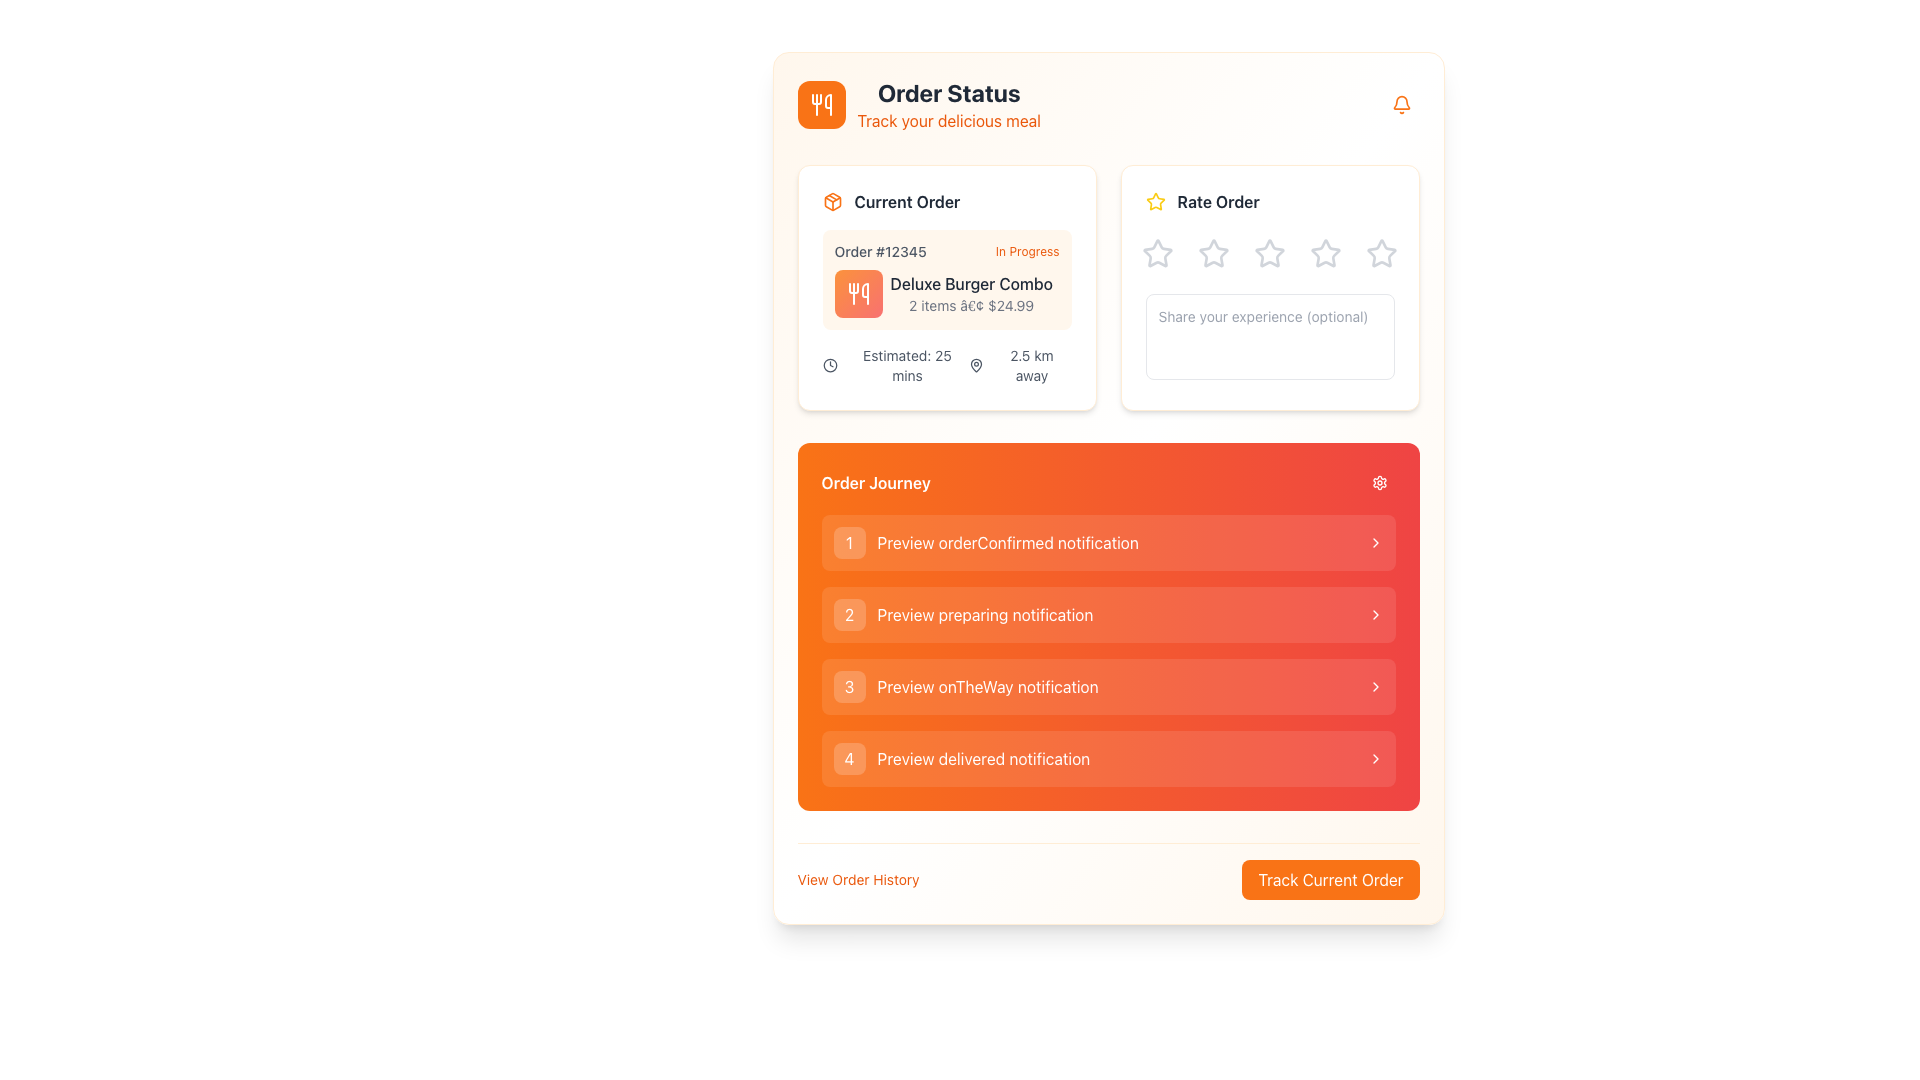 This screenshot has width=1920, height=1080. Describe the element at coordinates (1325, 252) in the screenshot. I see `the third star in the rating component located in the 'Rate Order' section to provide visual feedback` at that location.